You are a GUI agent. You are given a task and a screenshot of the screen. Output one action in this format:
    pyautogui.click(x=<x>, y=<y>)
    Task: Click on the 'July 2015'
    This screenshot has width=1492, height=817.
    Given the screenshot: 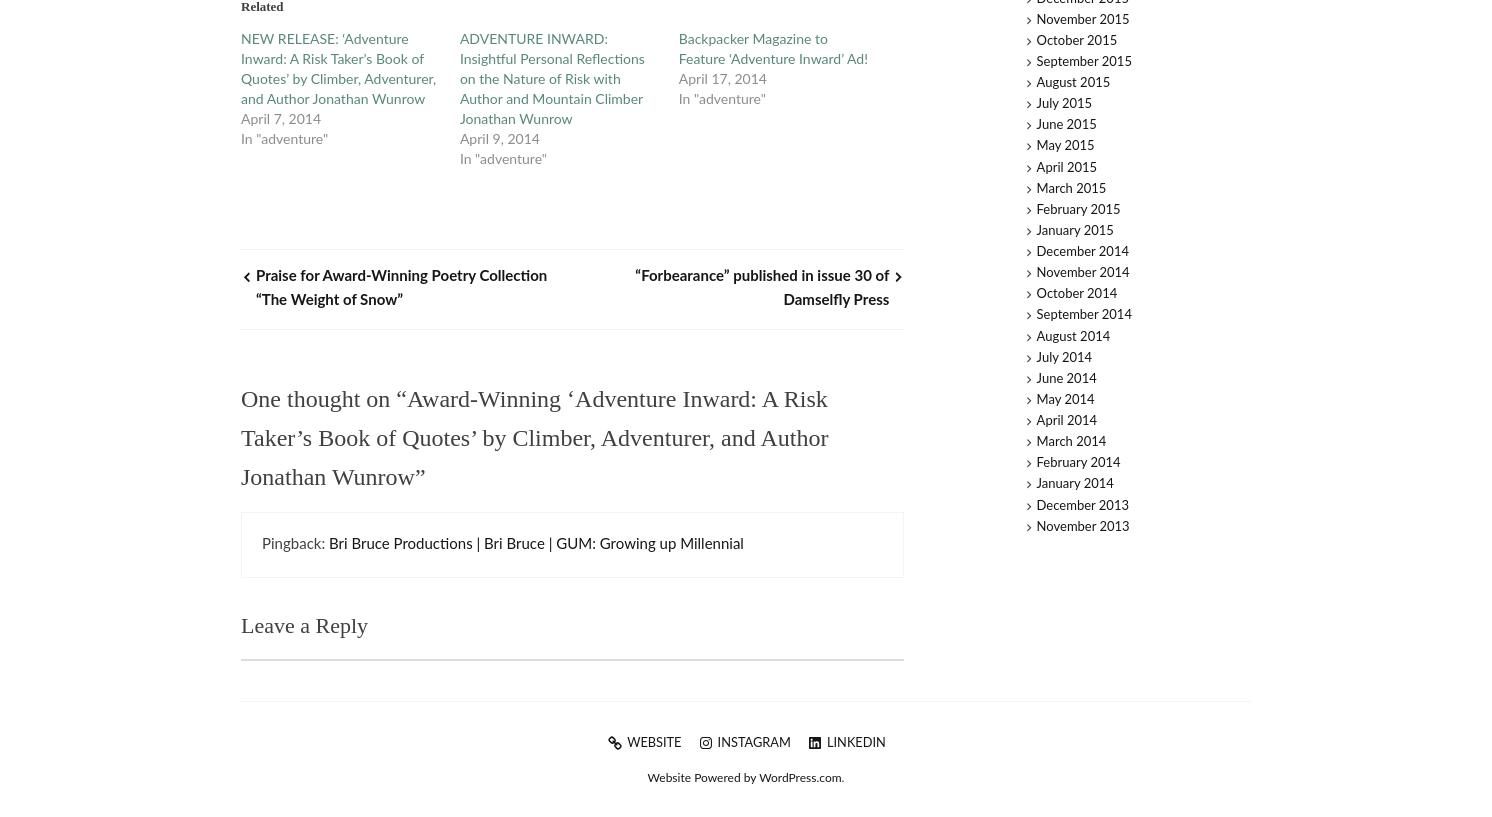 What is the action you would take?
    pyautogui.click(x=1063, y=104)
    